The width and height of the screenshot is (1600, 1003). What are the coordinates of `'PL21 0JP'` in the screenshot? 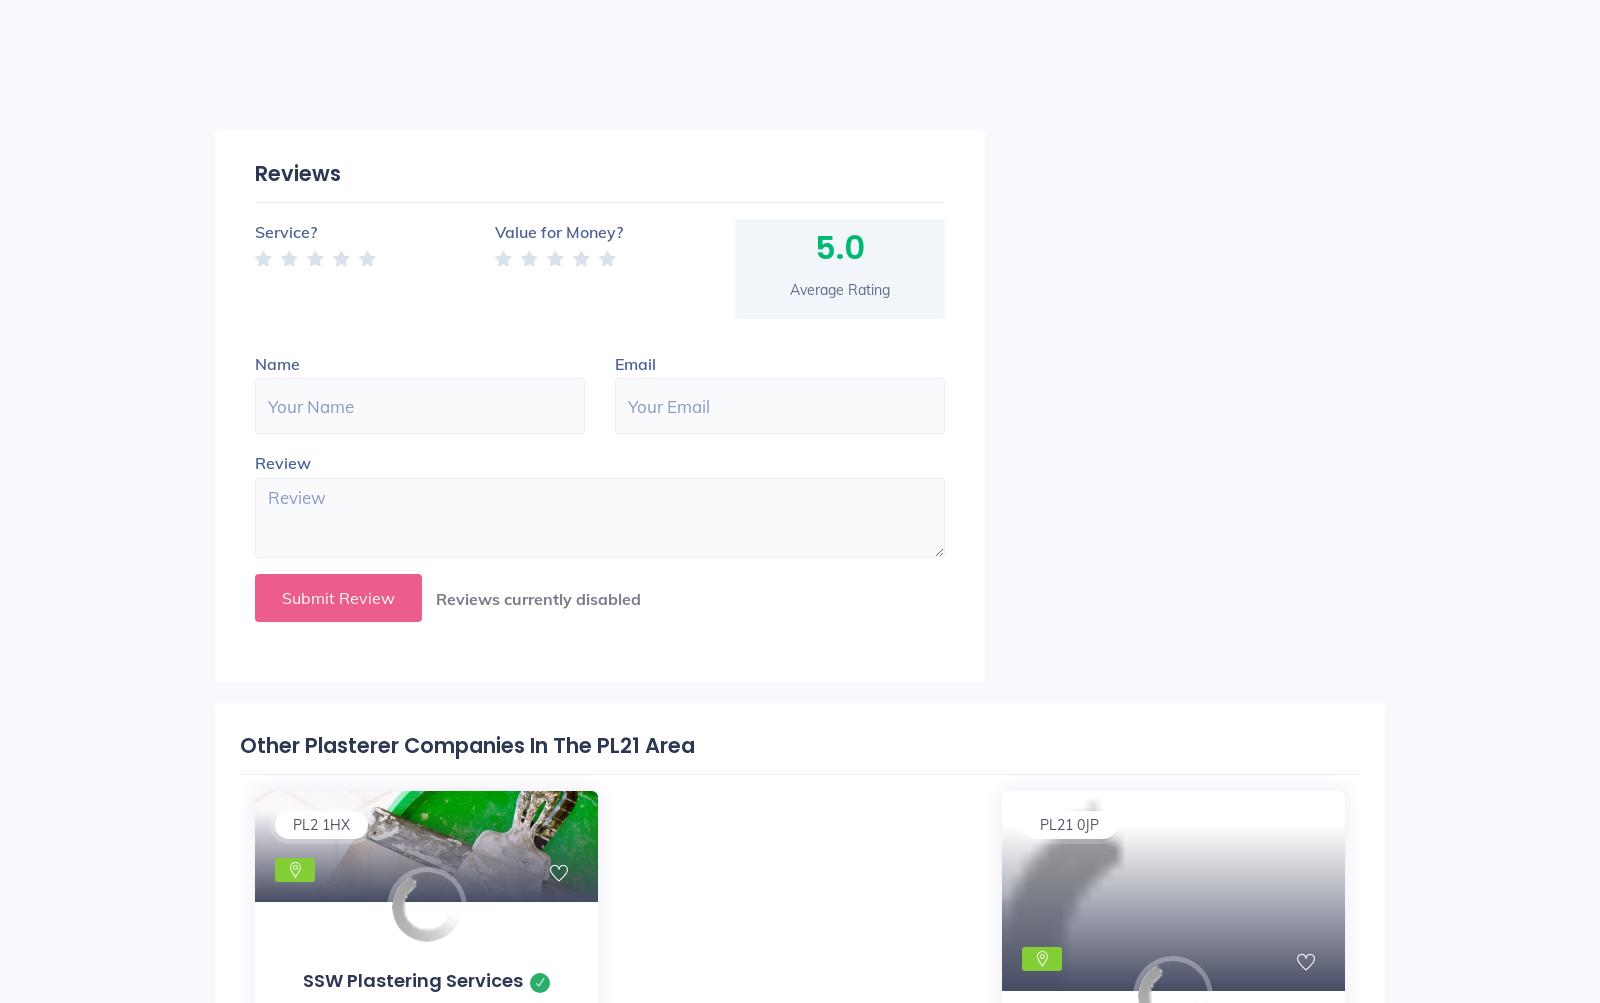 It's located at (1039, 823).